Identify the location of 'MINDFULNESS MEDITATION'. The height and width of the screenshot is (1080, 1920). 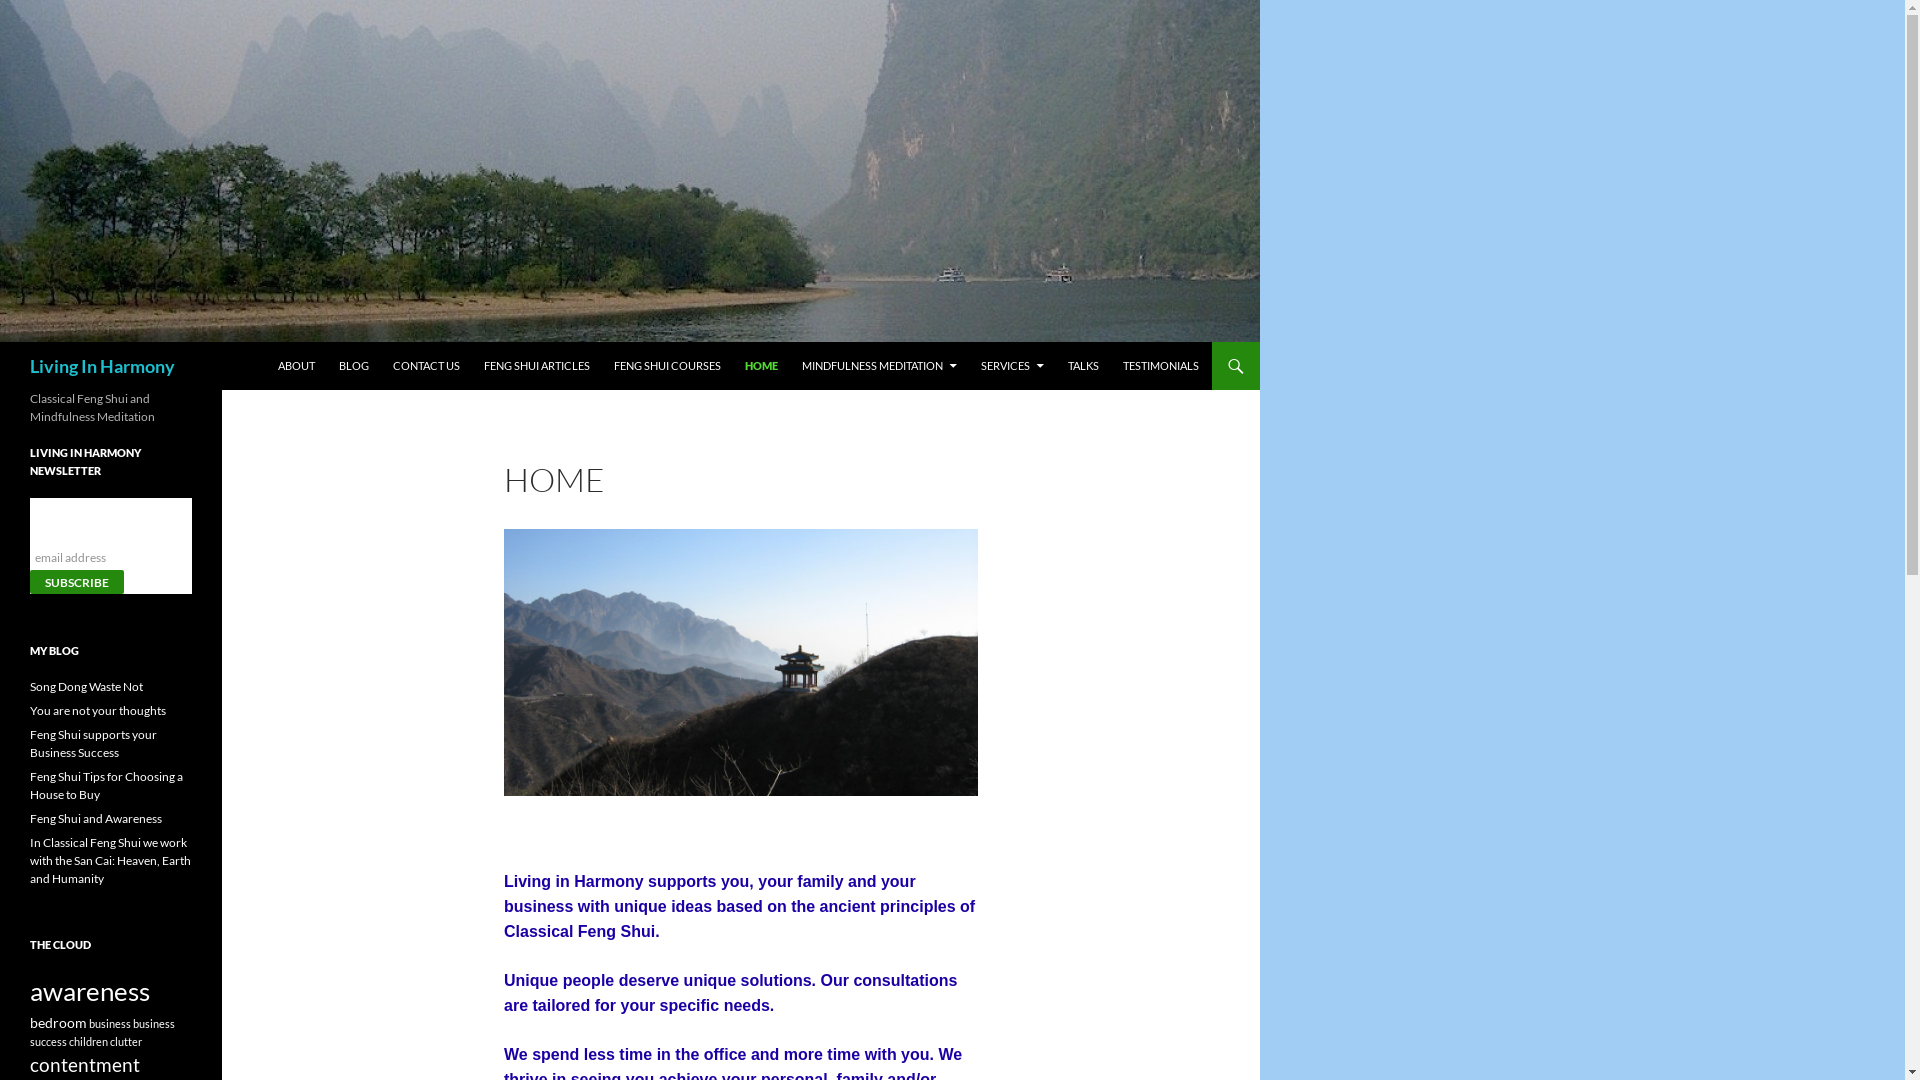
(879, 366).